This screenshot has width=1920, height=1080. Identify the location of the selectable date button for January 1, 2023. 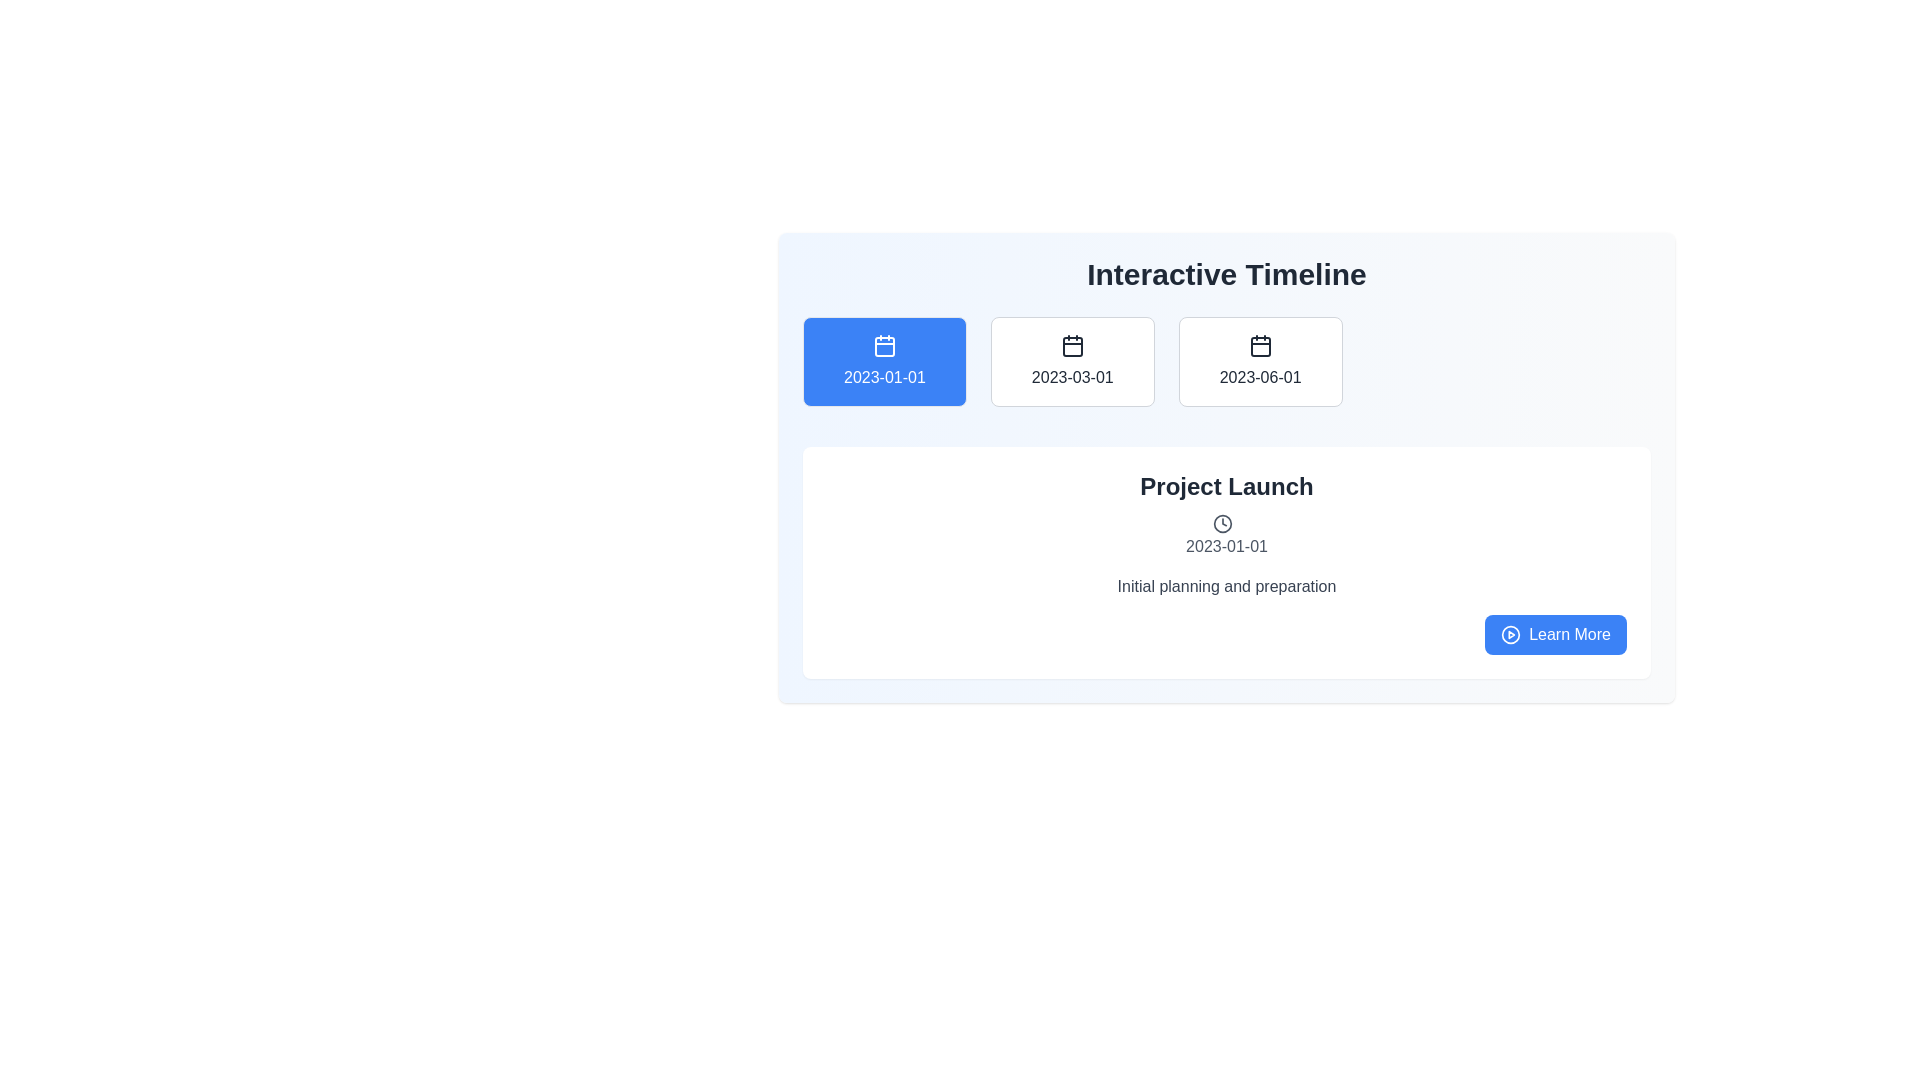
(883, 362).